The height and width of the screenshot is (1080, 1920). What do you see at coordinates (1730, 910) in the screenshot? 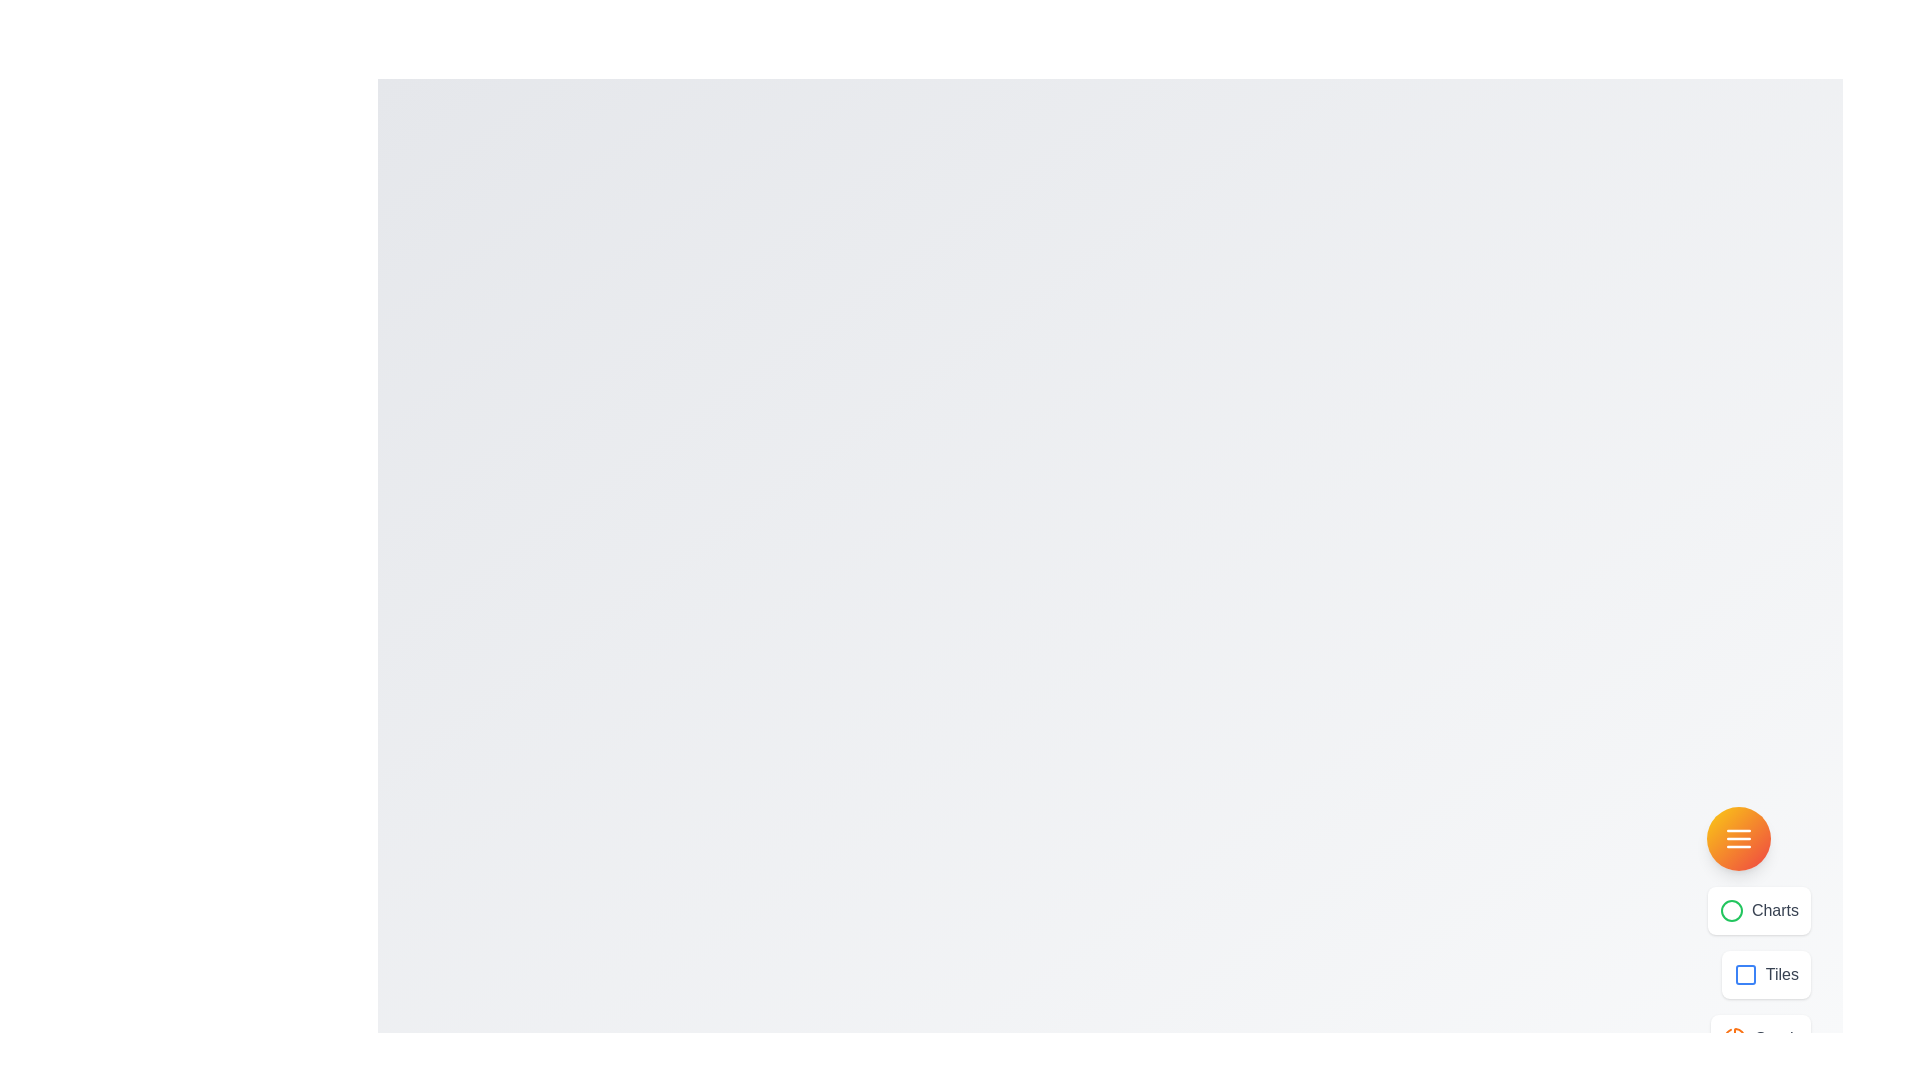
I see `the menu option icon corresponding to Charts` at bounding box center [1730, 910].